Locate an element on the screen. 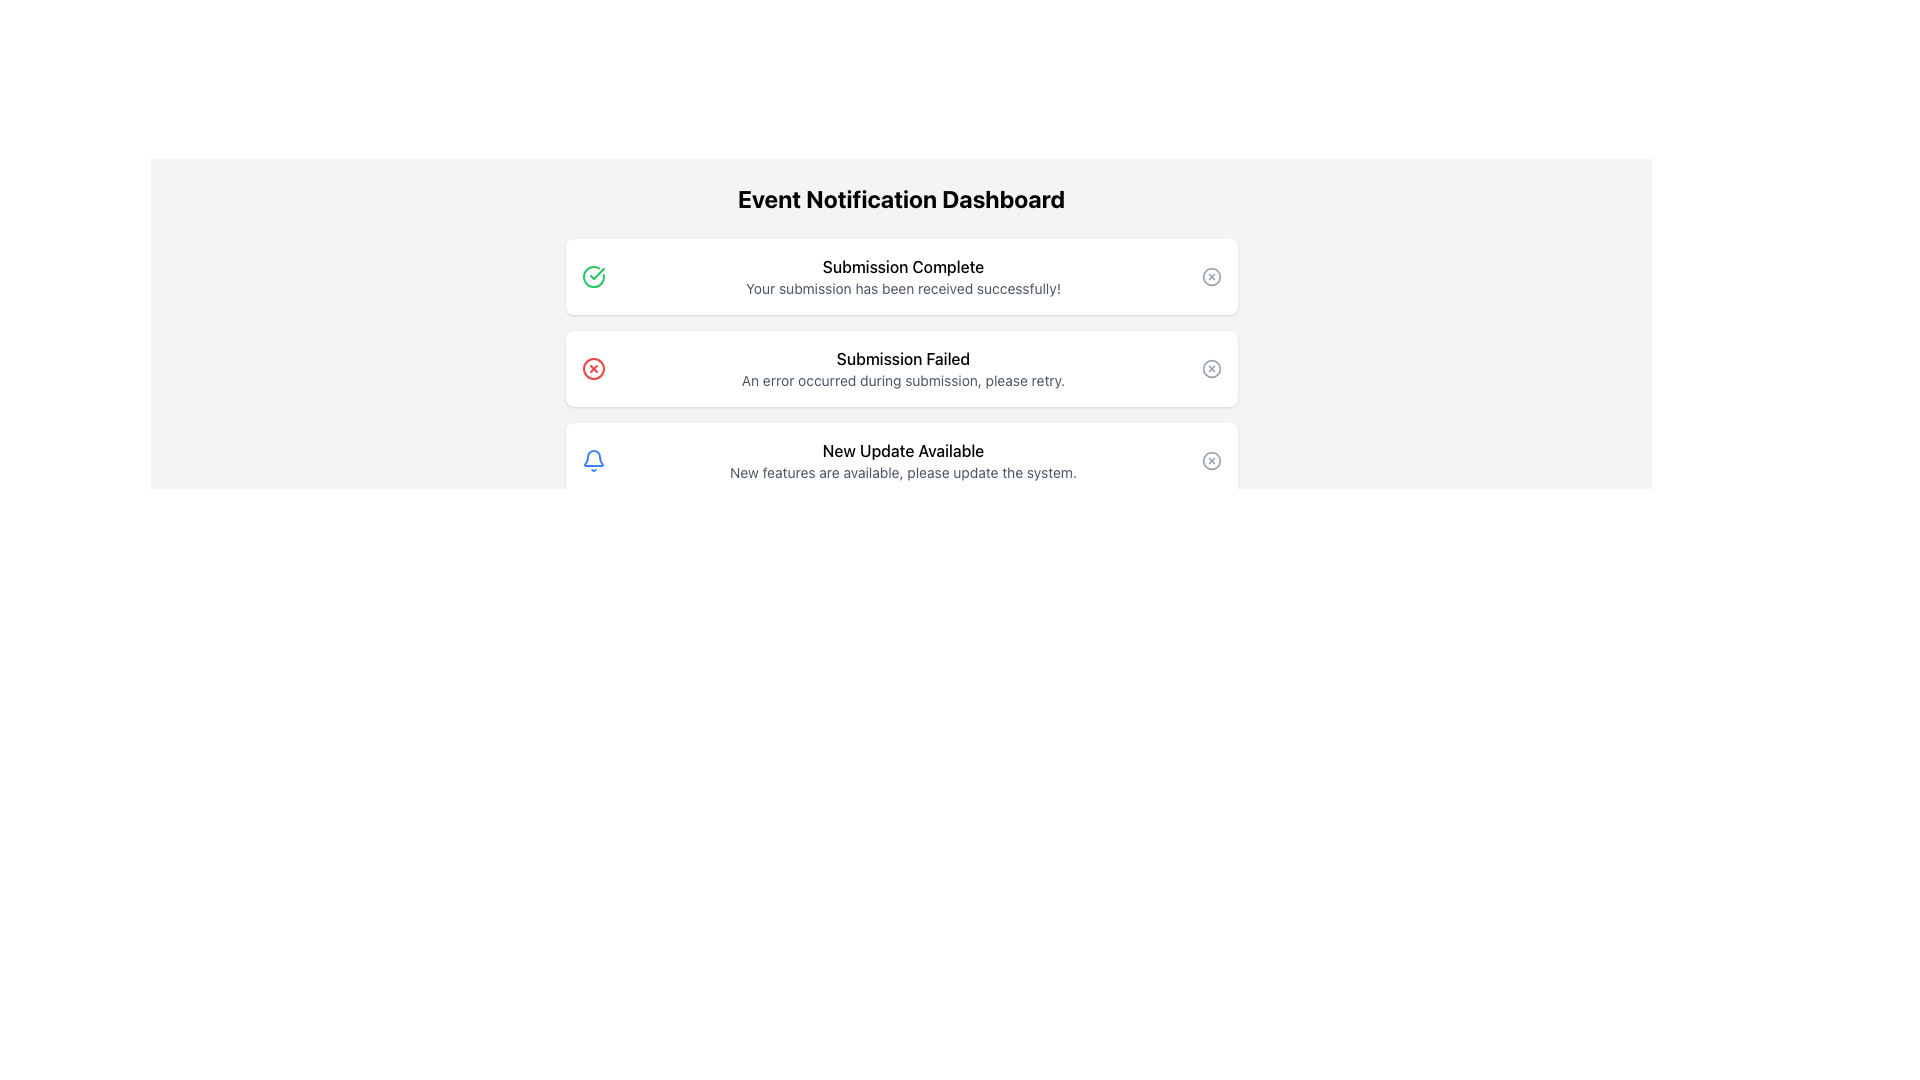 The width and height of the screenshot is (1920, 1080). the informational static text that confirms the successful completion of the submission process, located beneath the 'Submission Complete' text element is located at coordinates (902, 289).